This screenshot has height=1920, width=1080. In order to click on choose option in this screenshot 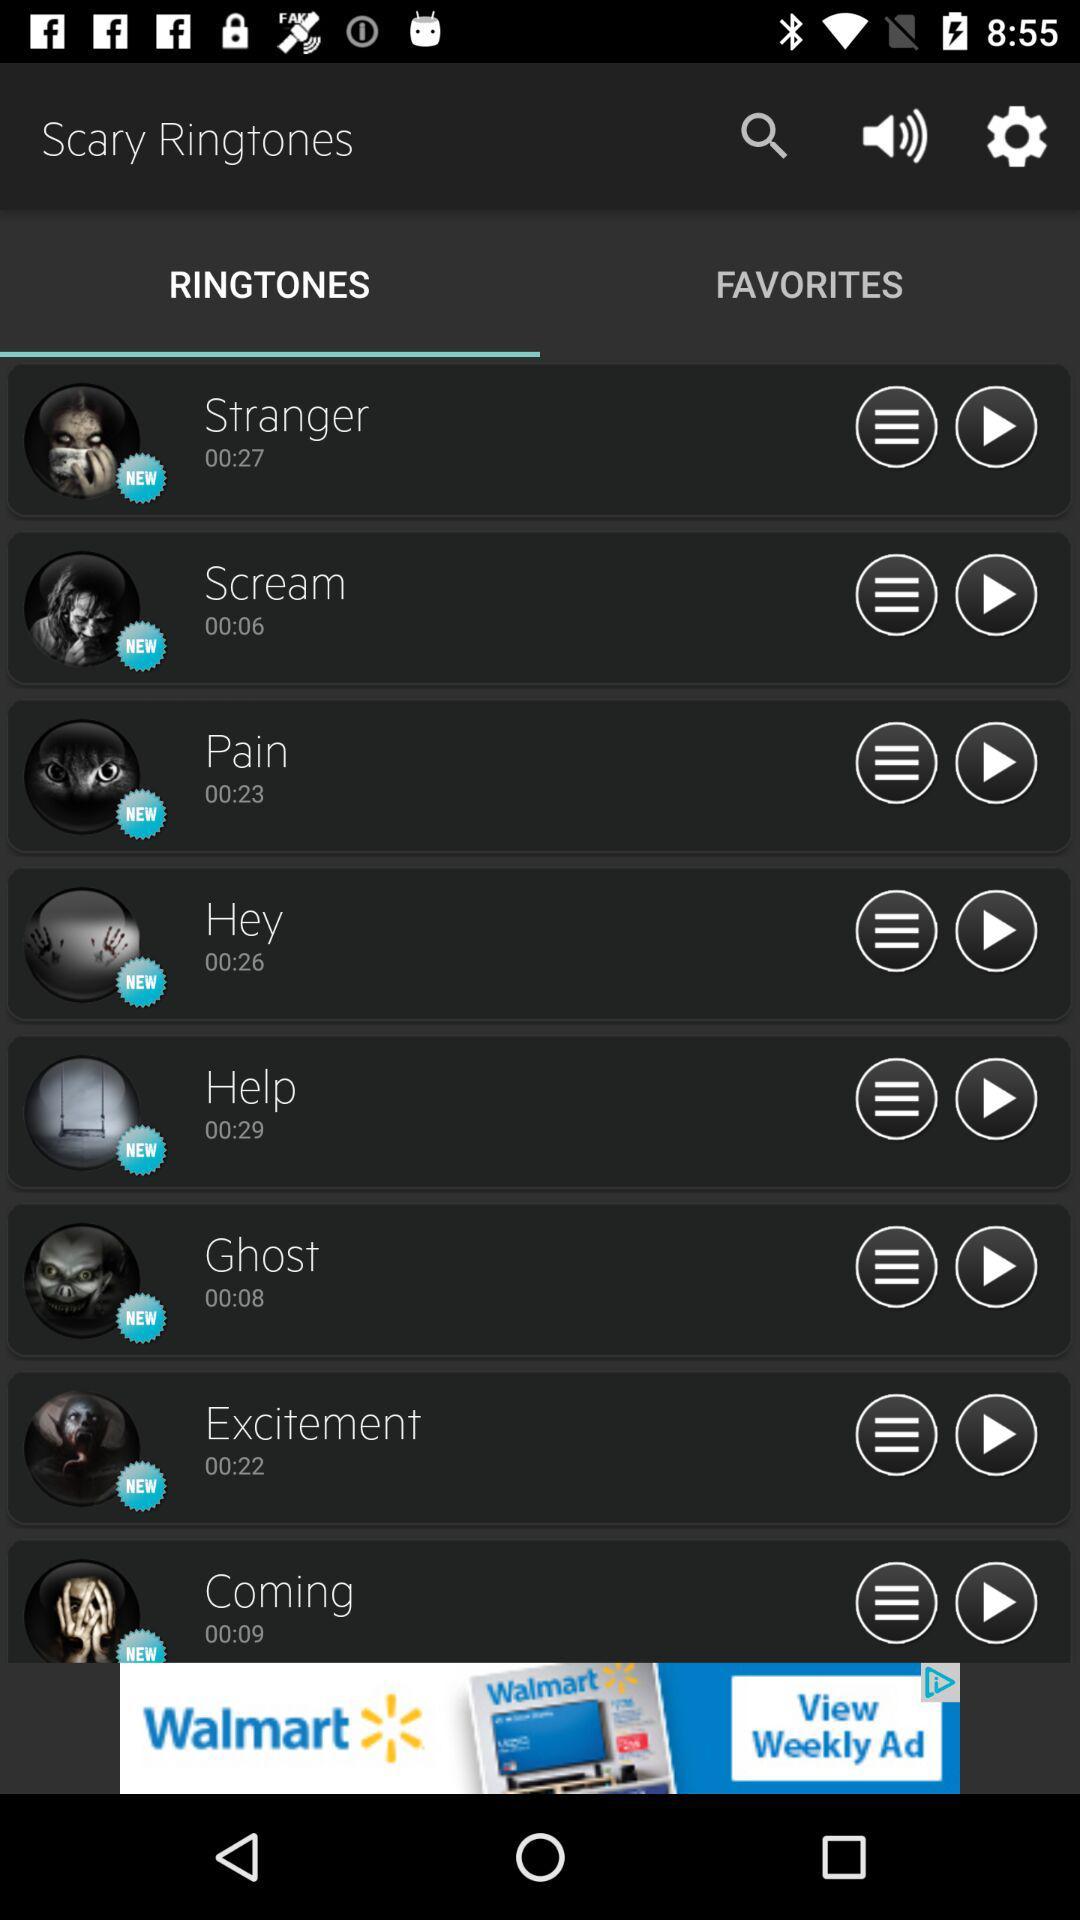, I will do `click(895, 1604)`.